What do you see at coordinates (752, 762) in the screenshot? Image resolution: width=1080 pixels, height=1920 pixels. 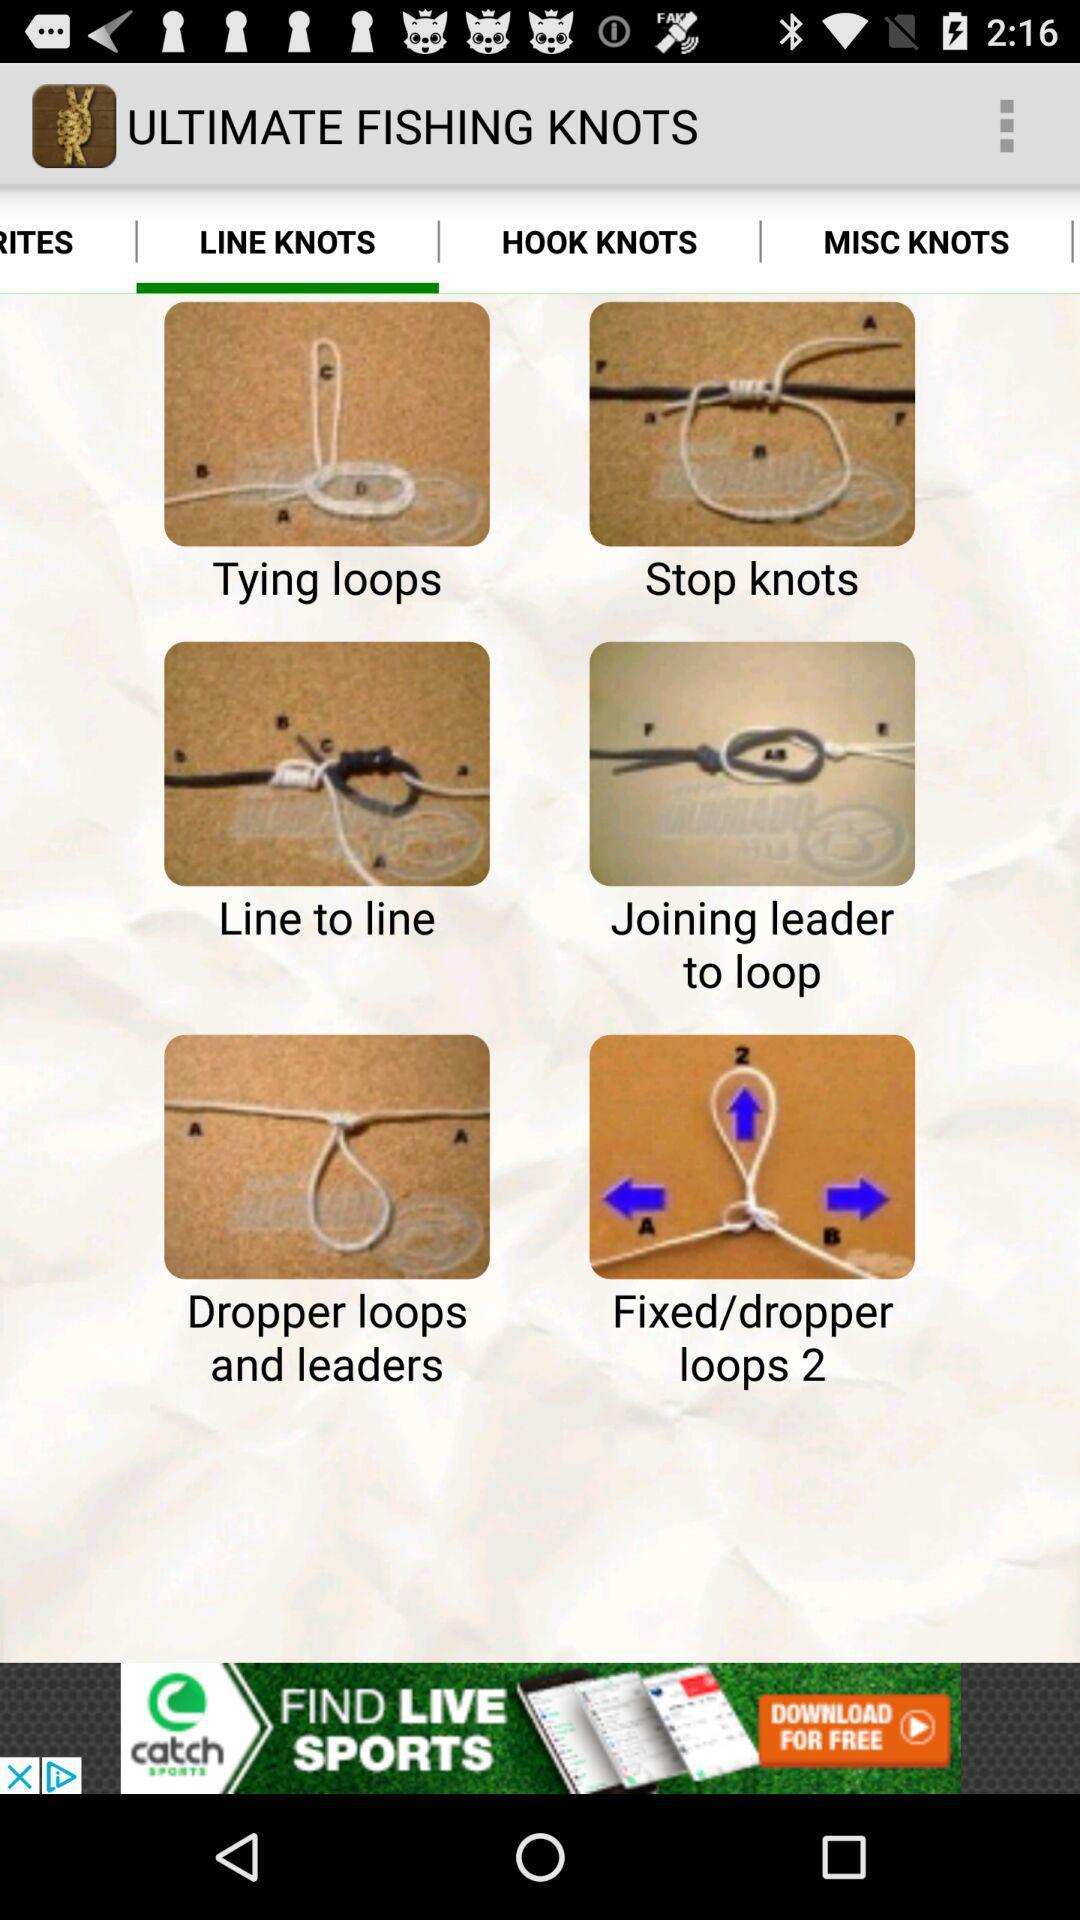 I see `open details of subject` at bounding box center [752, 762].